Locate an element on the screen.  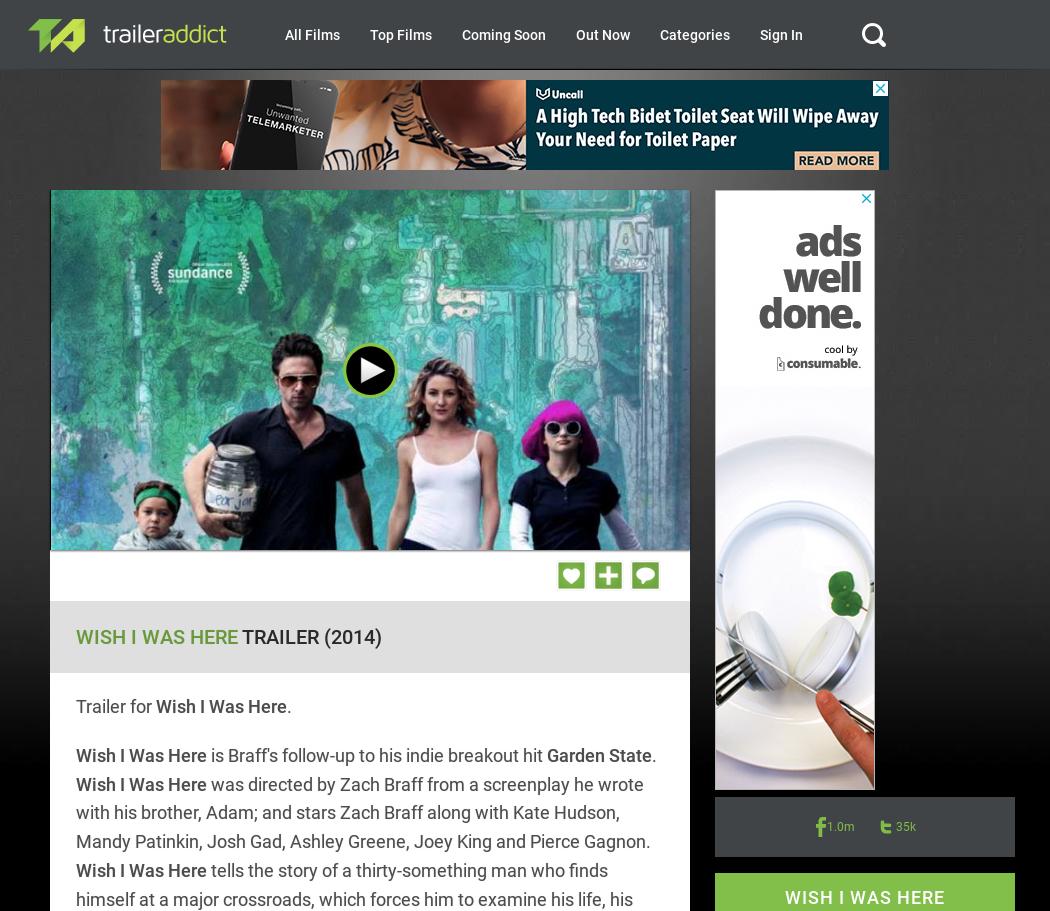
'Trailer for' is located at coordinates (113, 706).